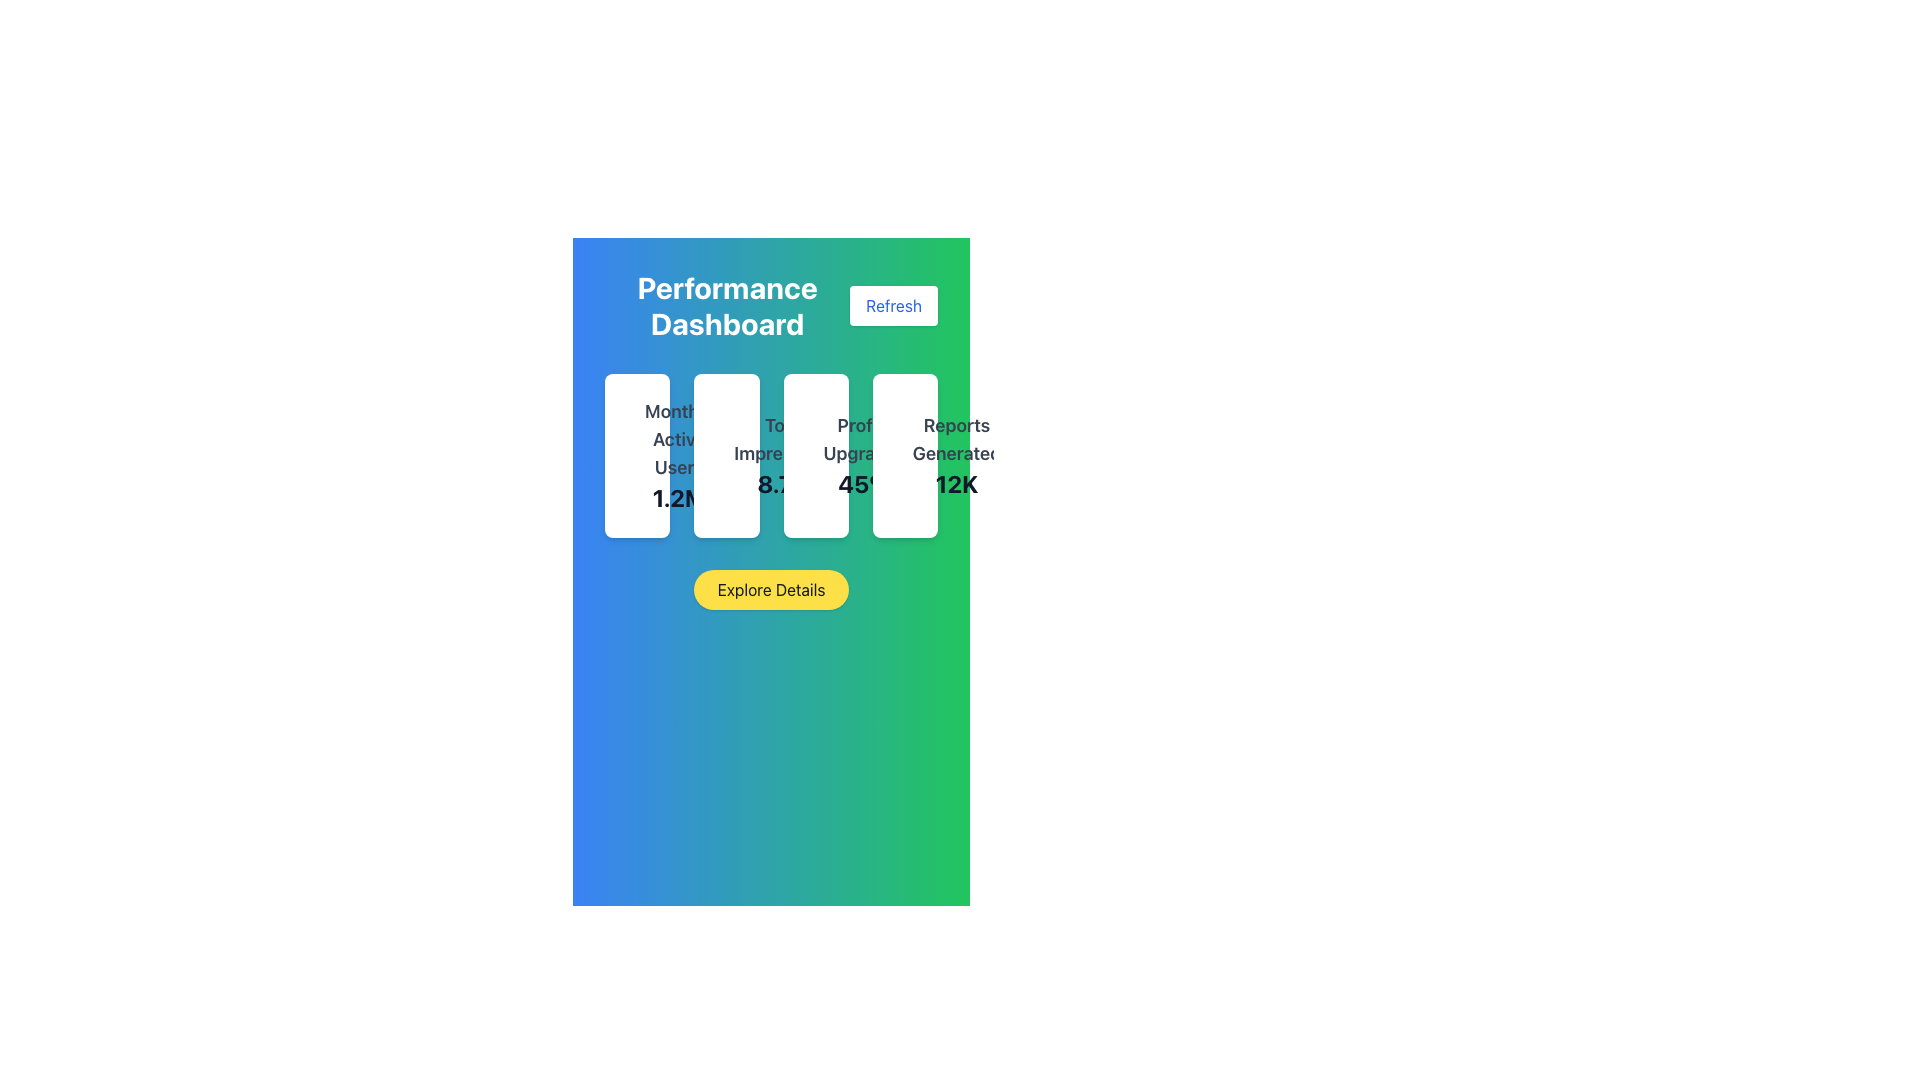  What do you see at coordinates (893, 305) in the screenshot?
I see `the 'Refresh' button with a bright white background and blue text` at bounding box center [893, 305].